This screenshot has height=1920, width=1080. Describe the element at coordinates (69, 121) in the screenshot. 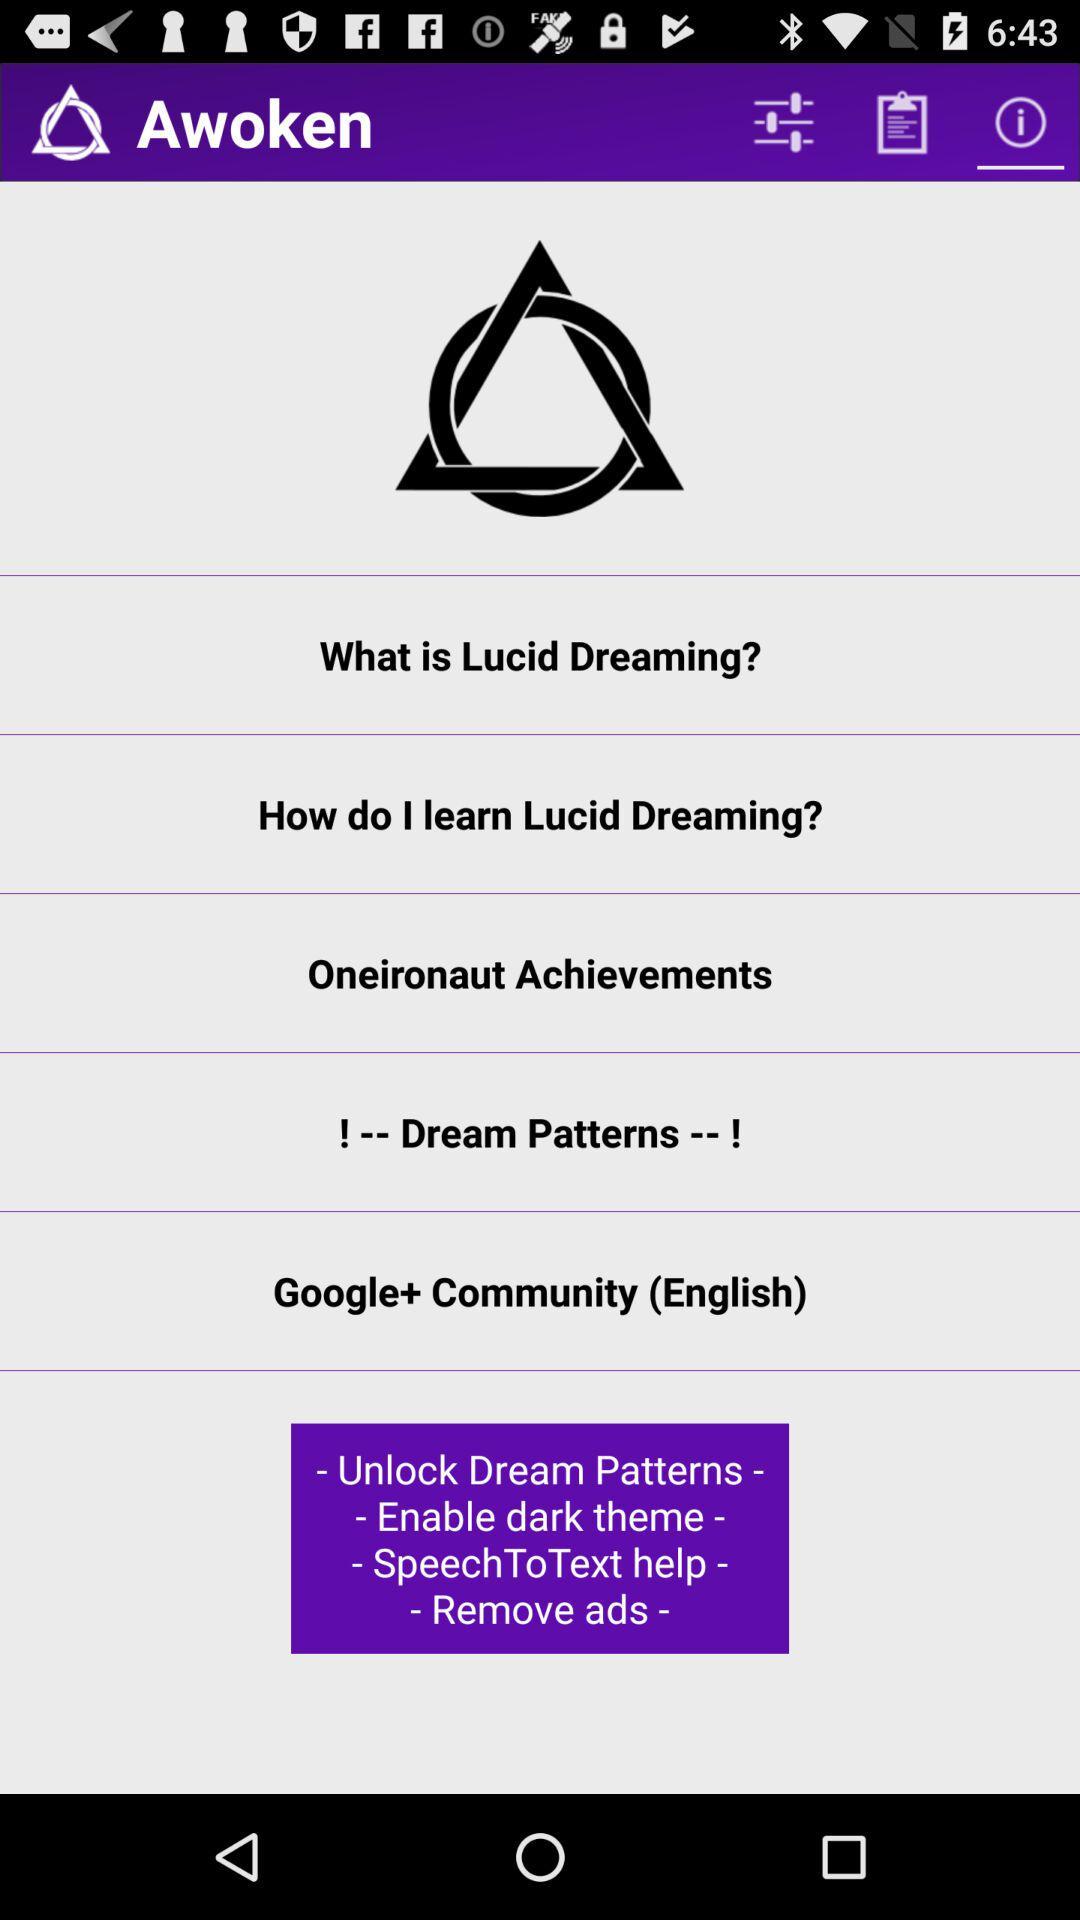

I see `home page` at that location.